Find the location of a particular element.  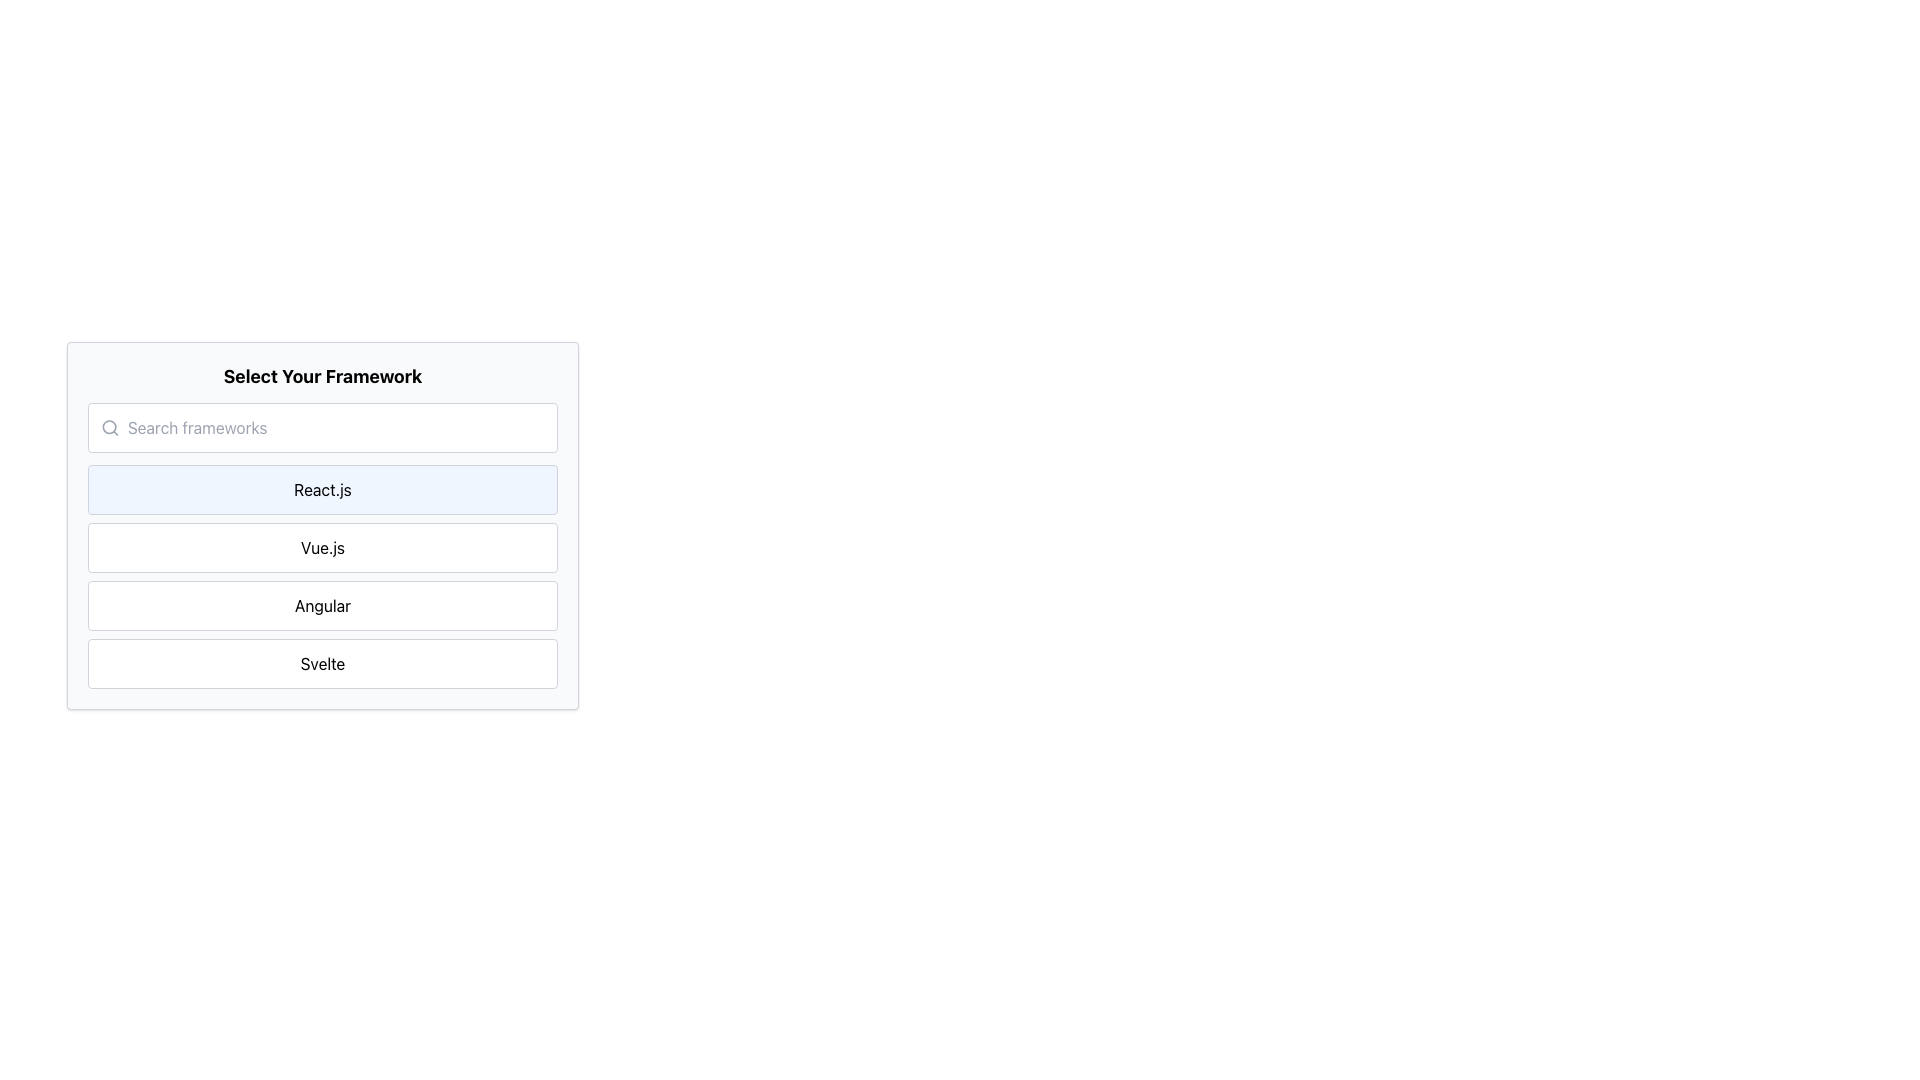

the selectable button named 'Svelte', which is the fourth option in a vertical list of framework options is located at coordinates (322, 663).